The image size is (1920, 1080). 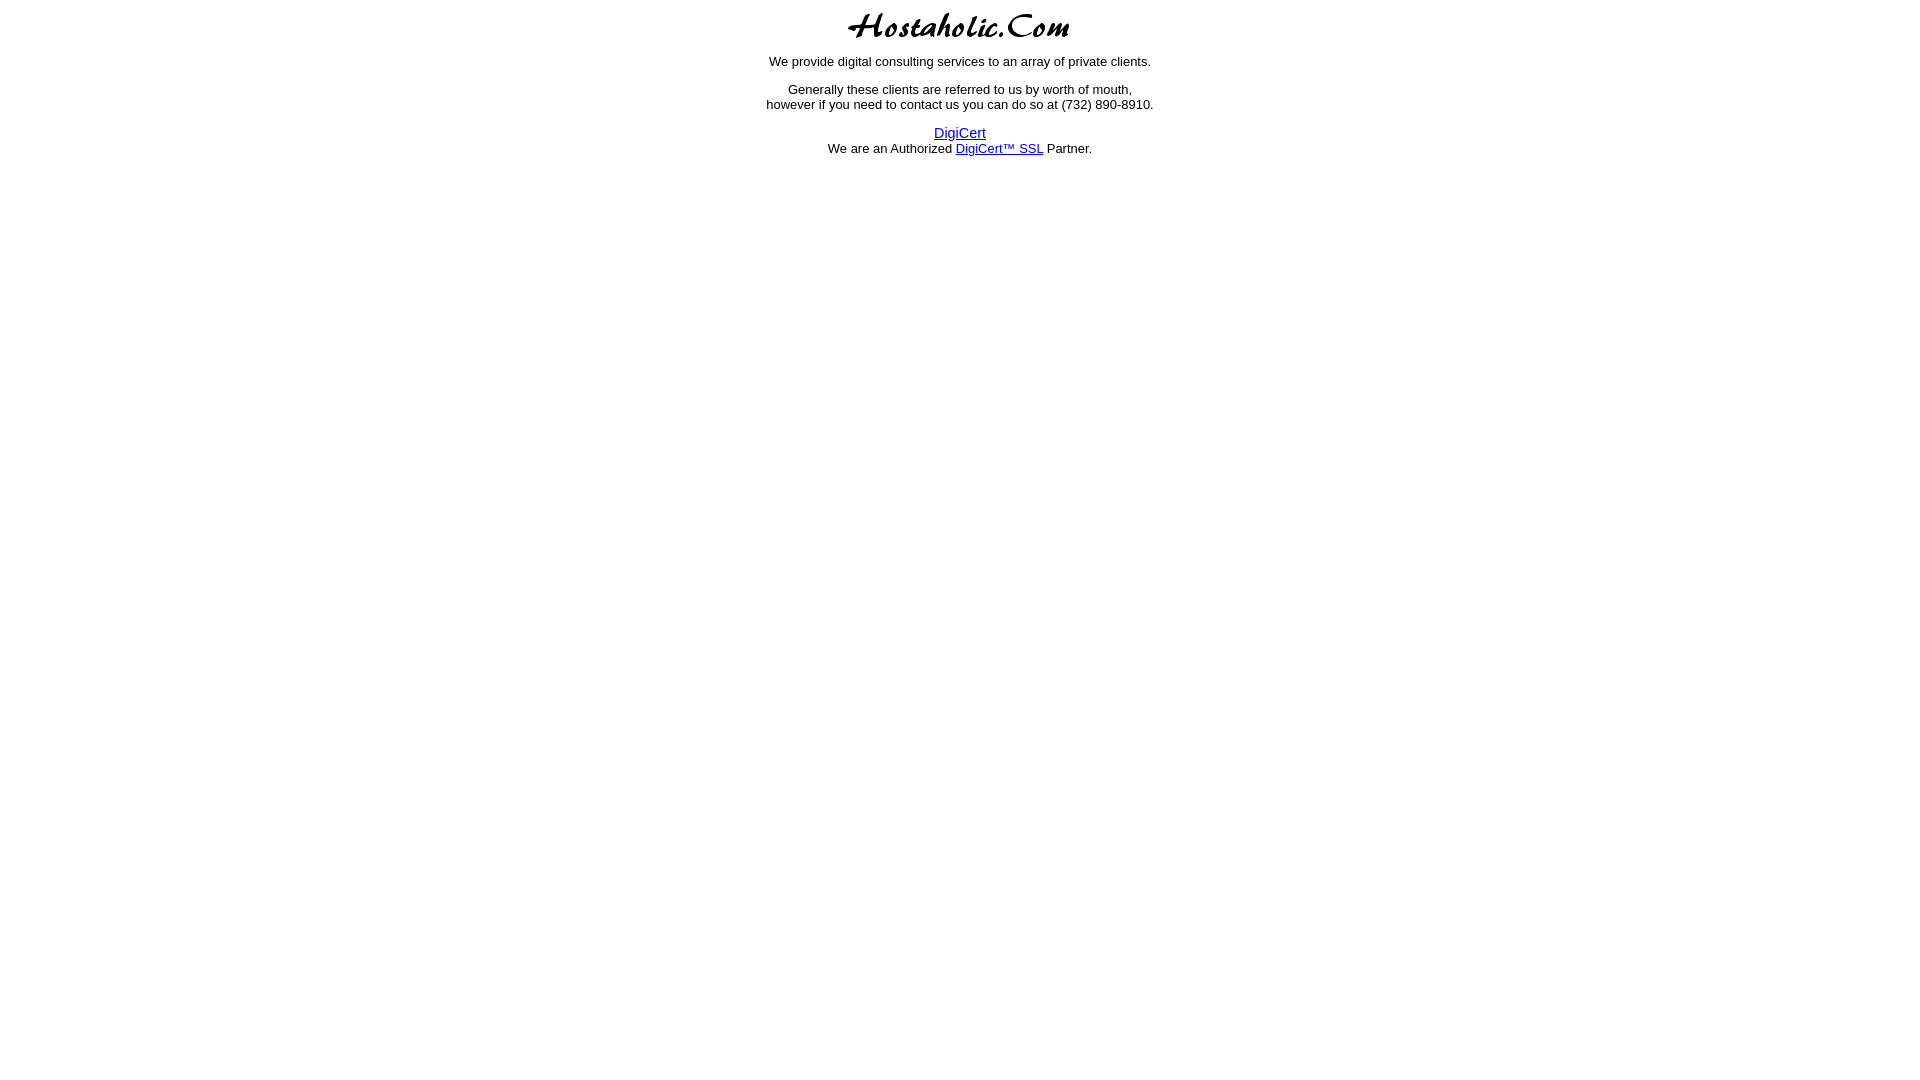 What do you see at coordinates (1031, 147) in the screenshot?
I see `'SSL'` at bounding box center [1031, 147].